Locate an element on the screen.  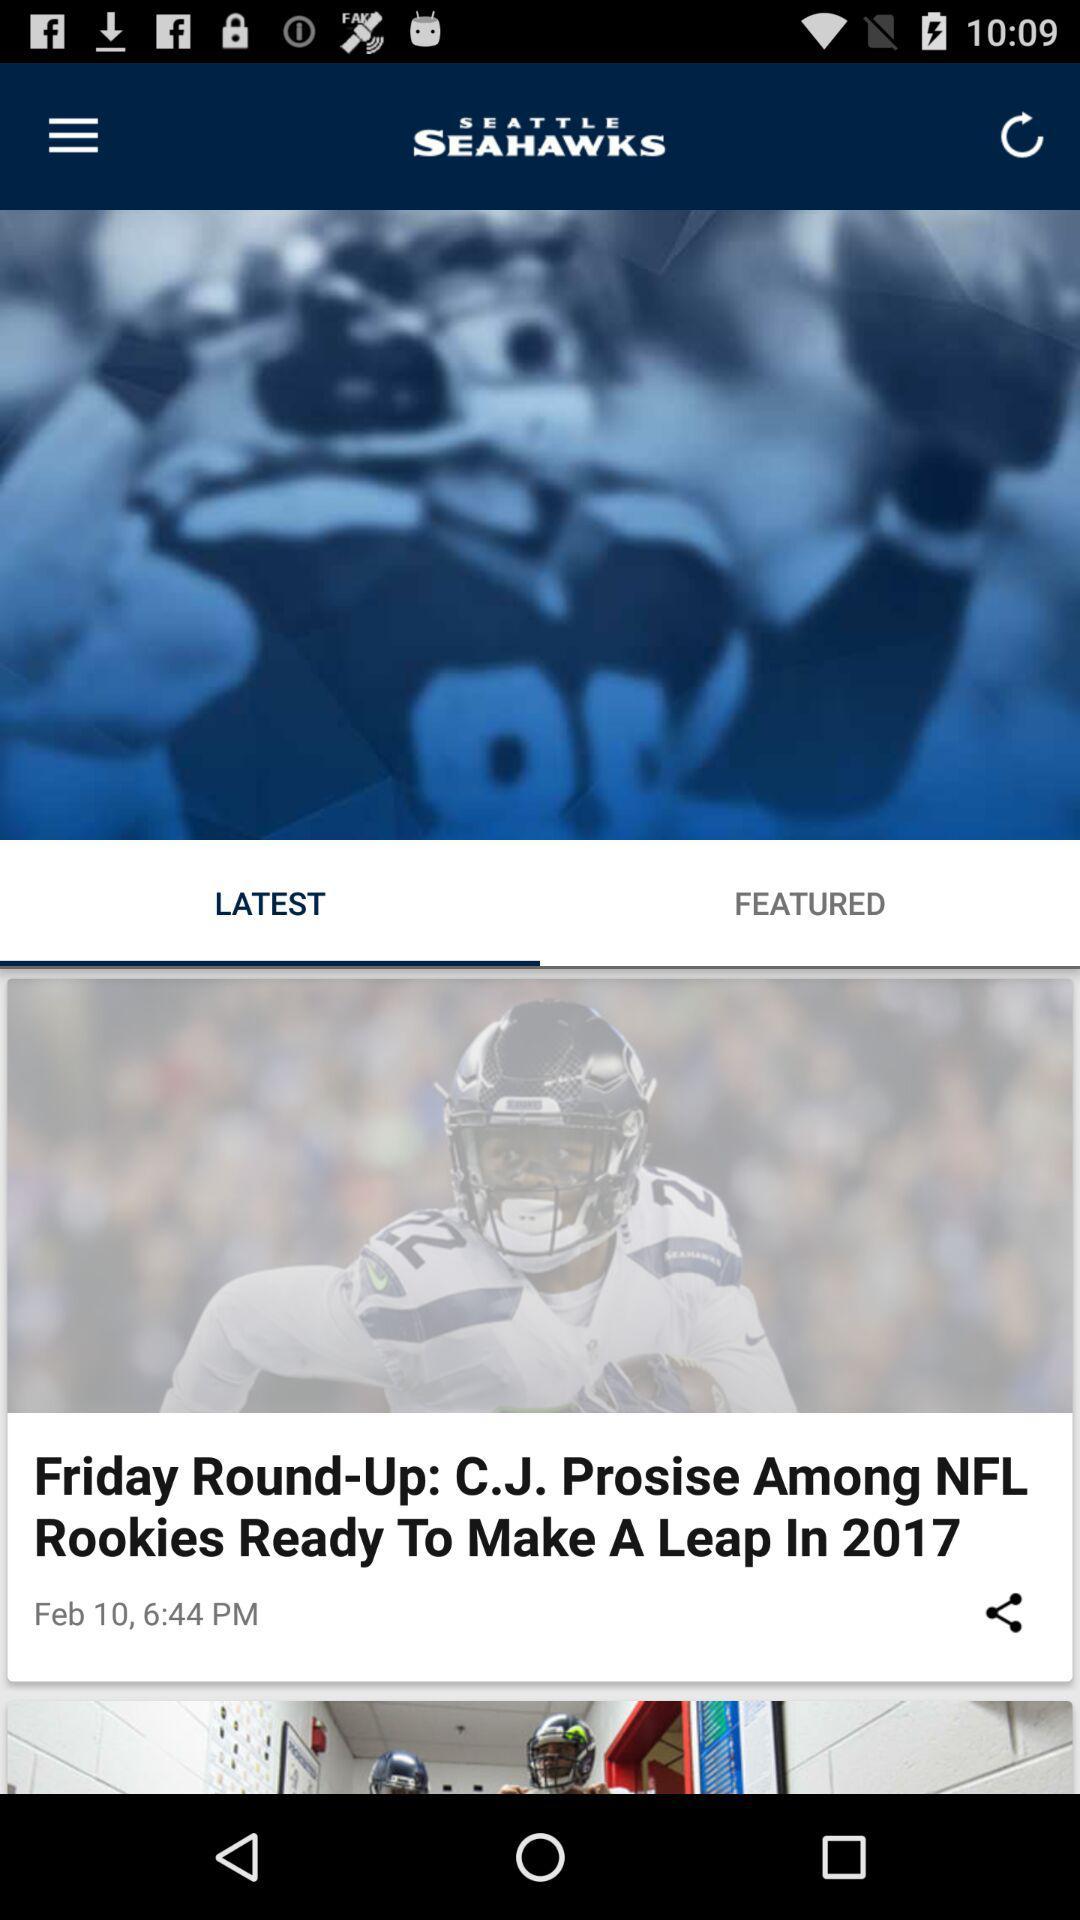
item below friday round up is located at coordinates (1003, 1612).